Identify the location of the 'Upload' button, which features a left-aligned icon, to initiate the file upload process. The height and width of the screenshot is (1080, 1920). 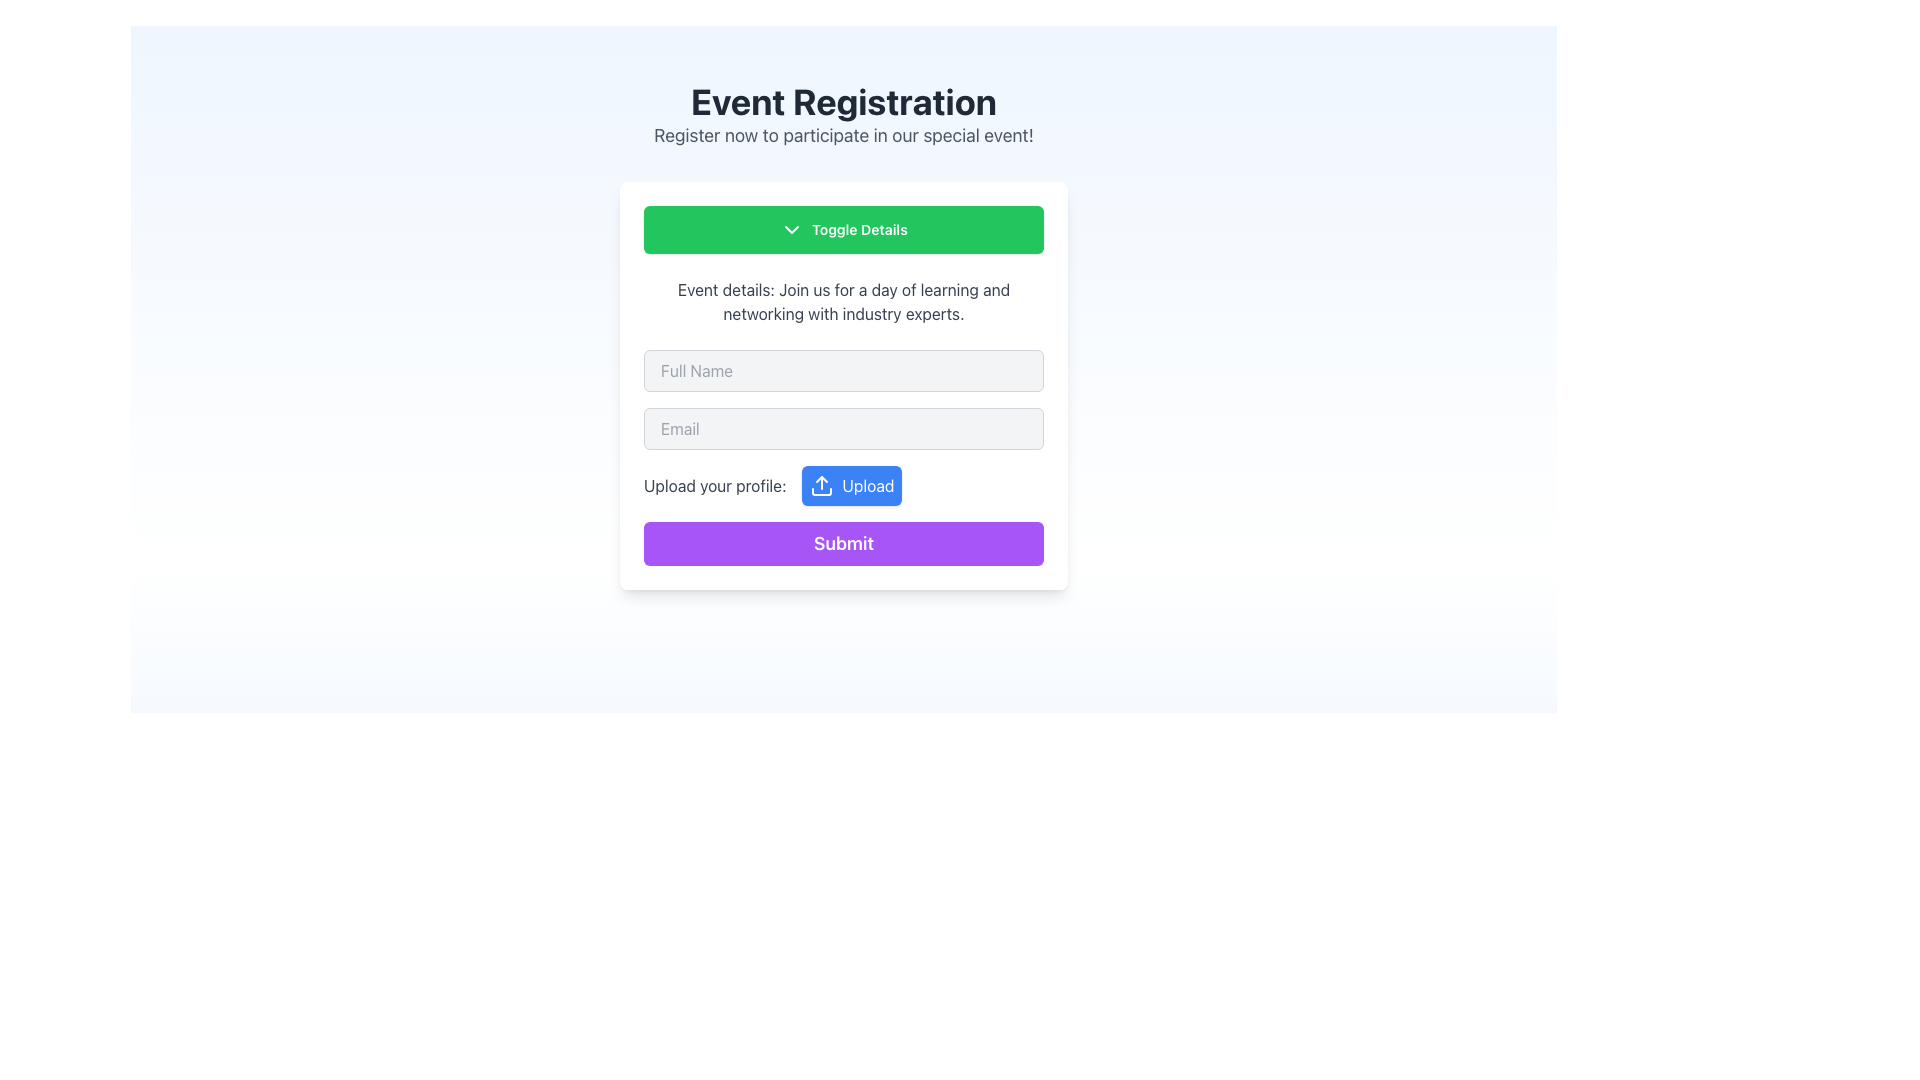
(822, 486).